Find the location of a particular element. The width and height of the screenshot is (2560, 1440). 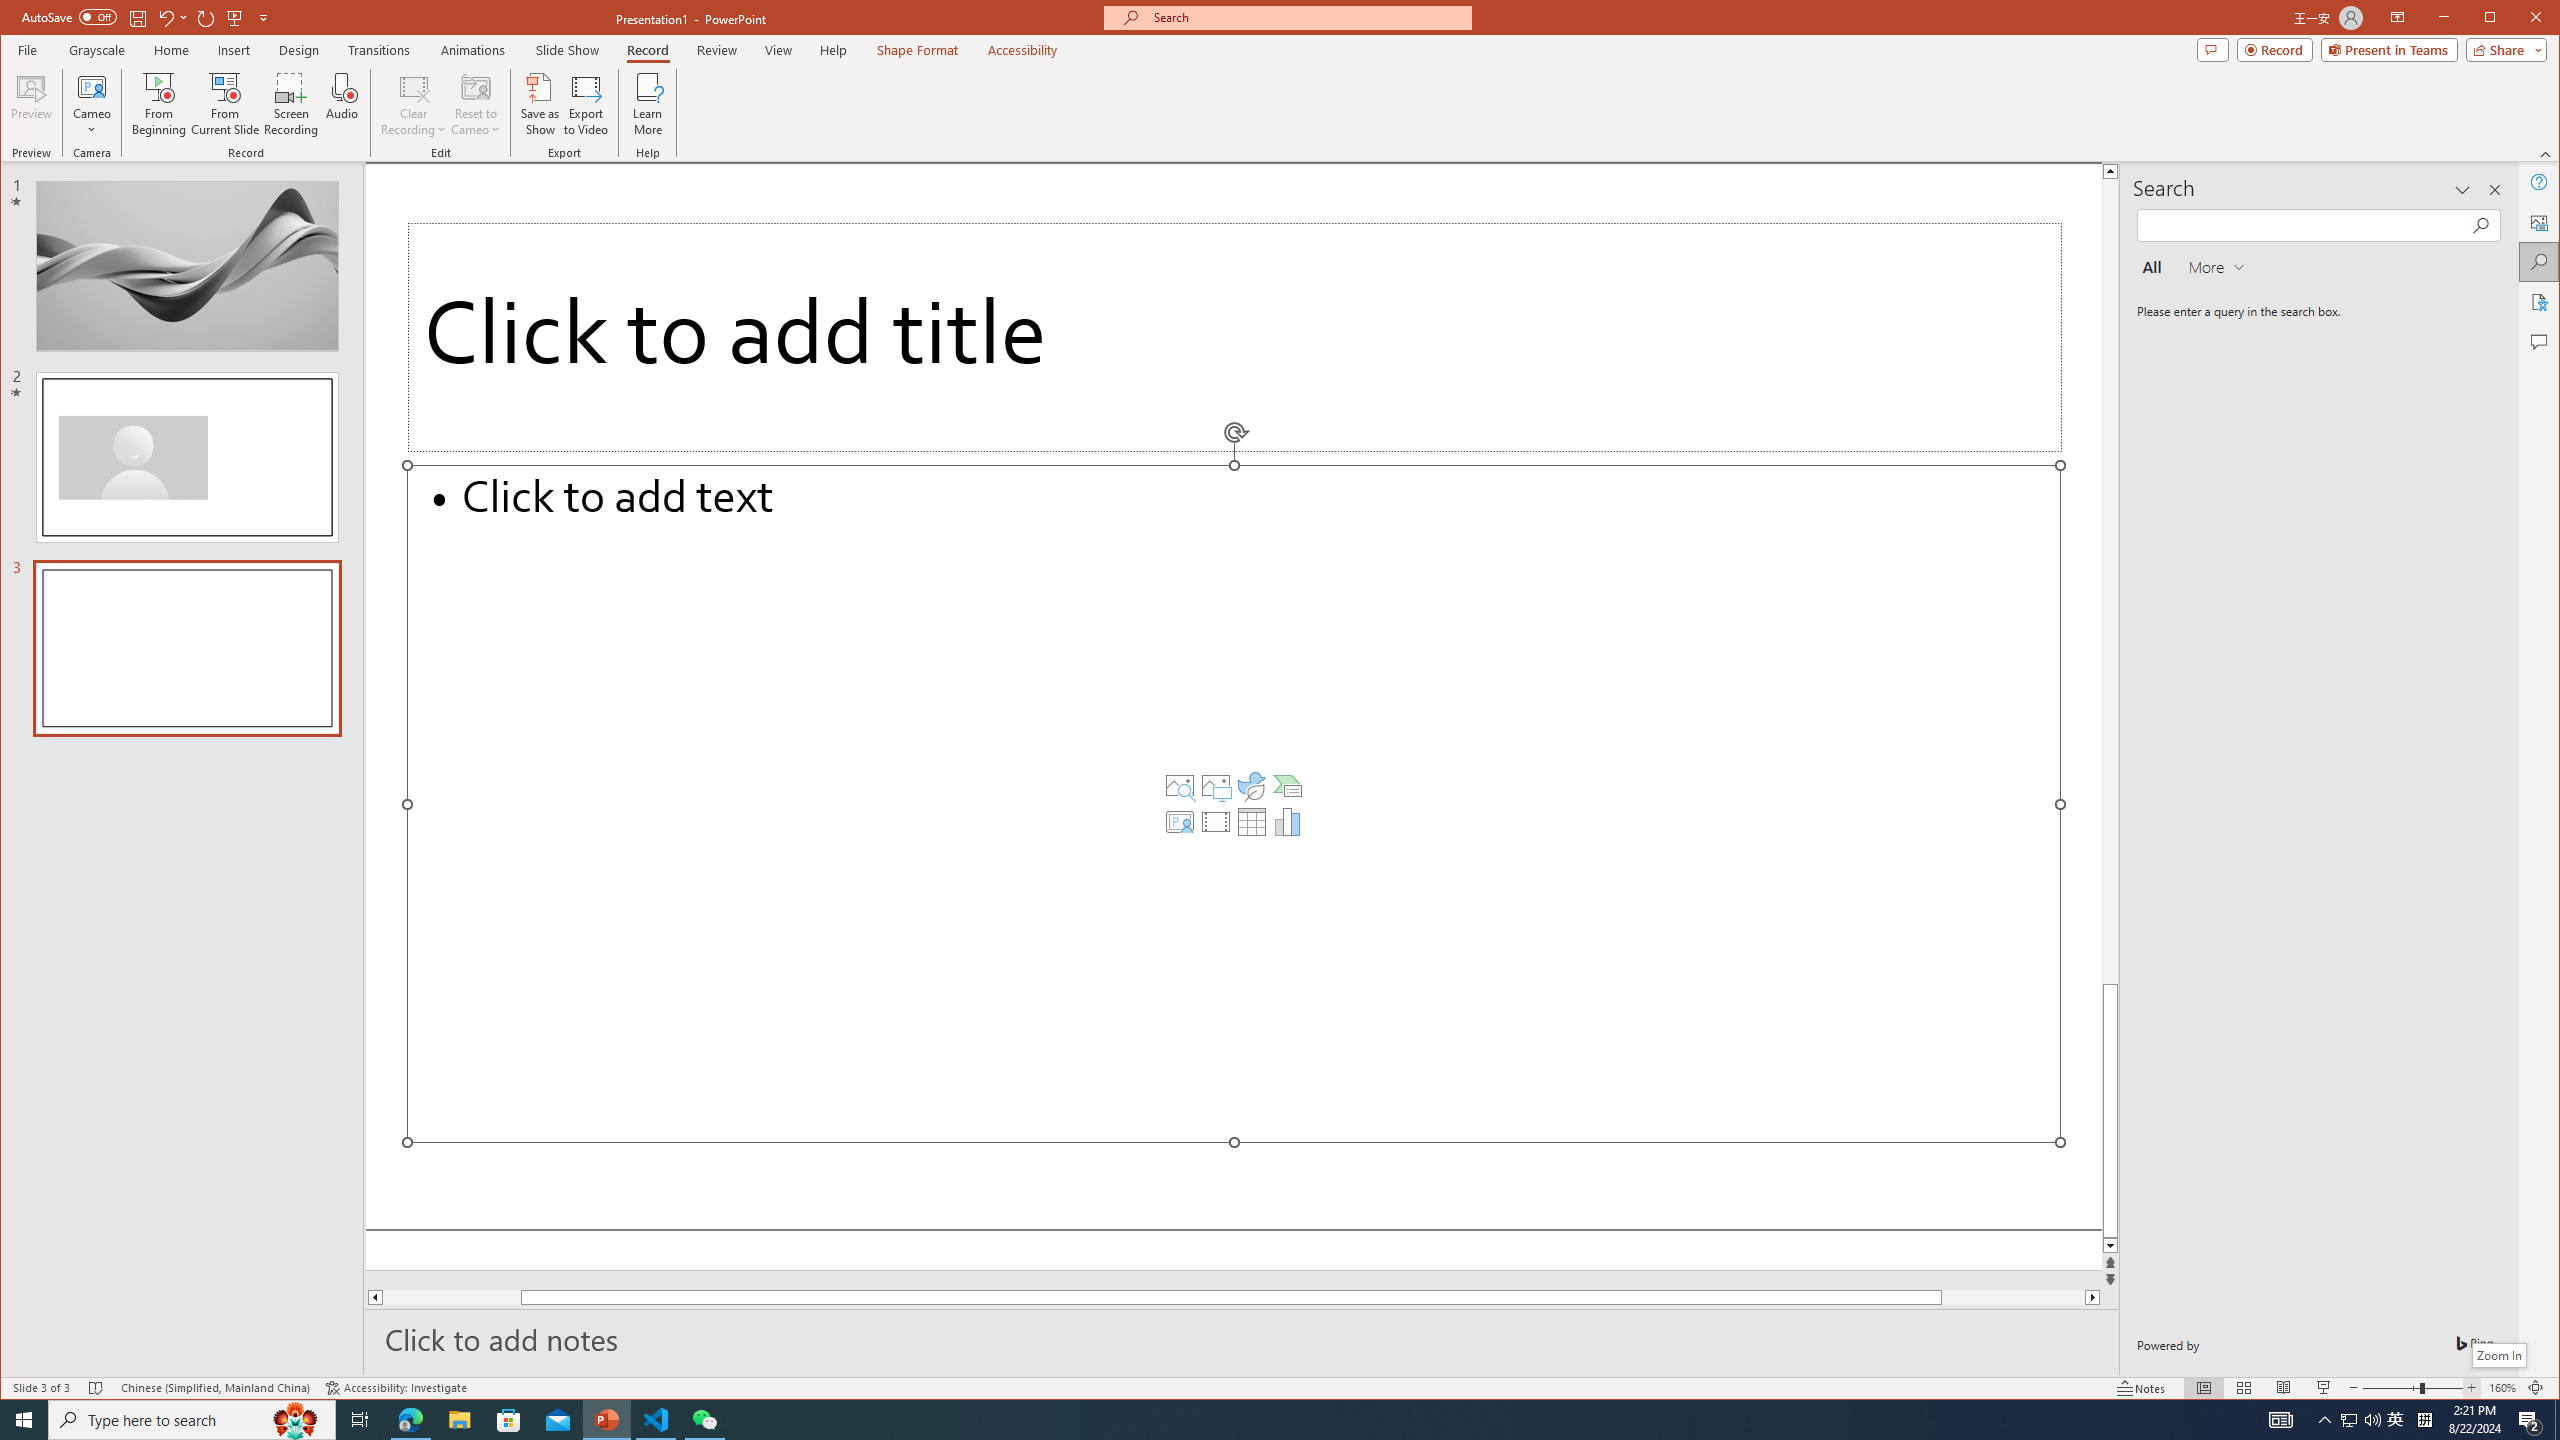

'Accessibility Checker Accessibility: Investigate' is located at coordinates (395, 1387).